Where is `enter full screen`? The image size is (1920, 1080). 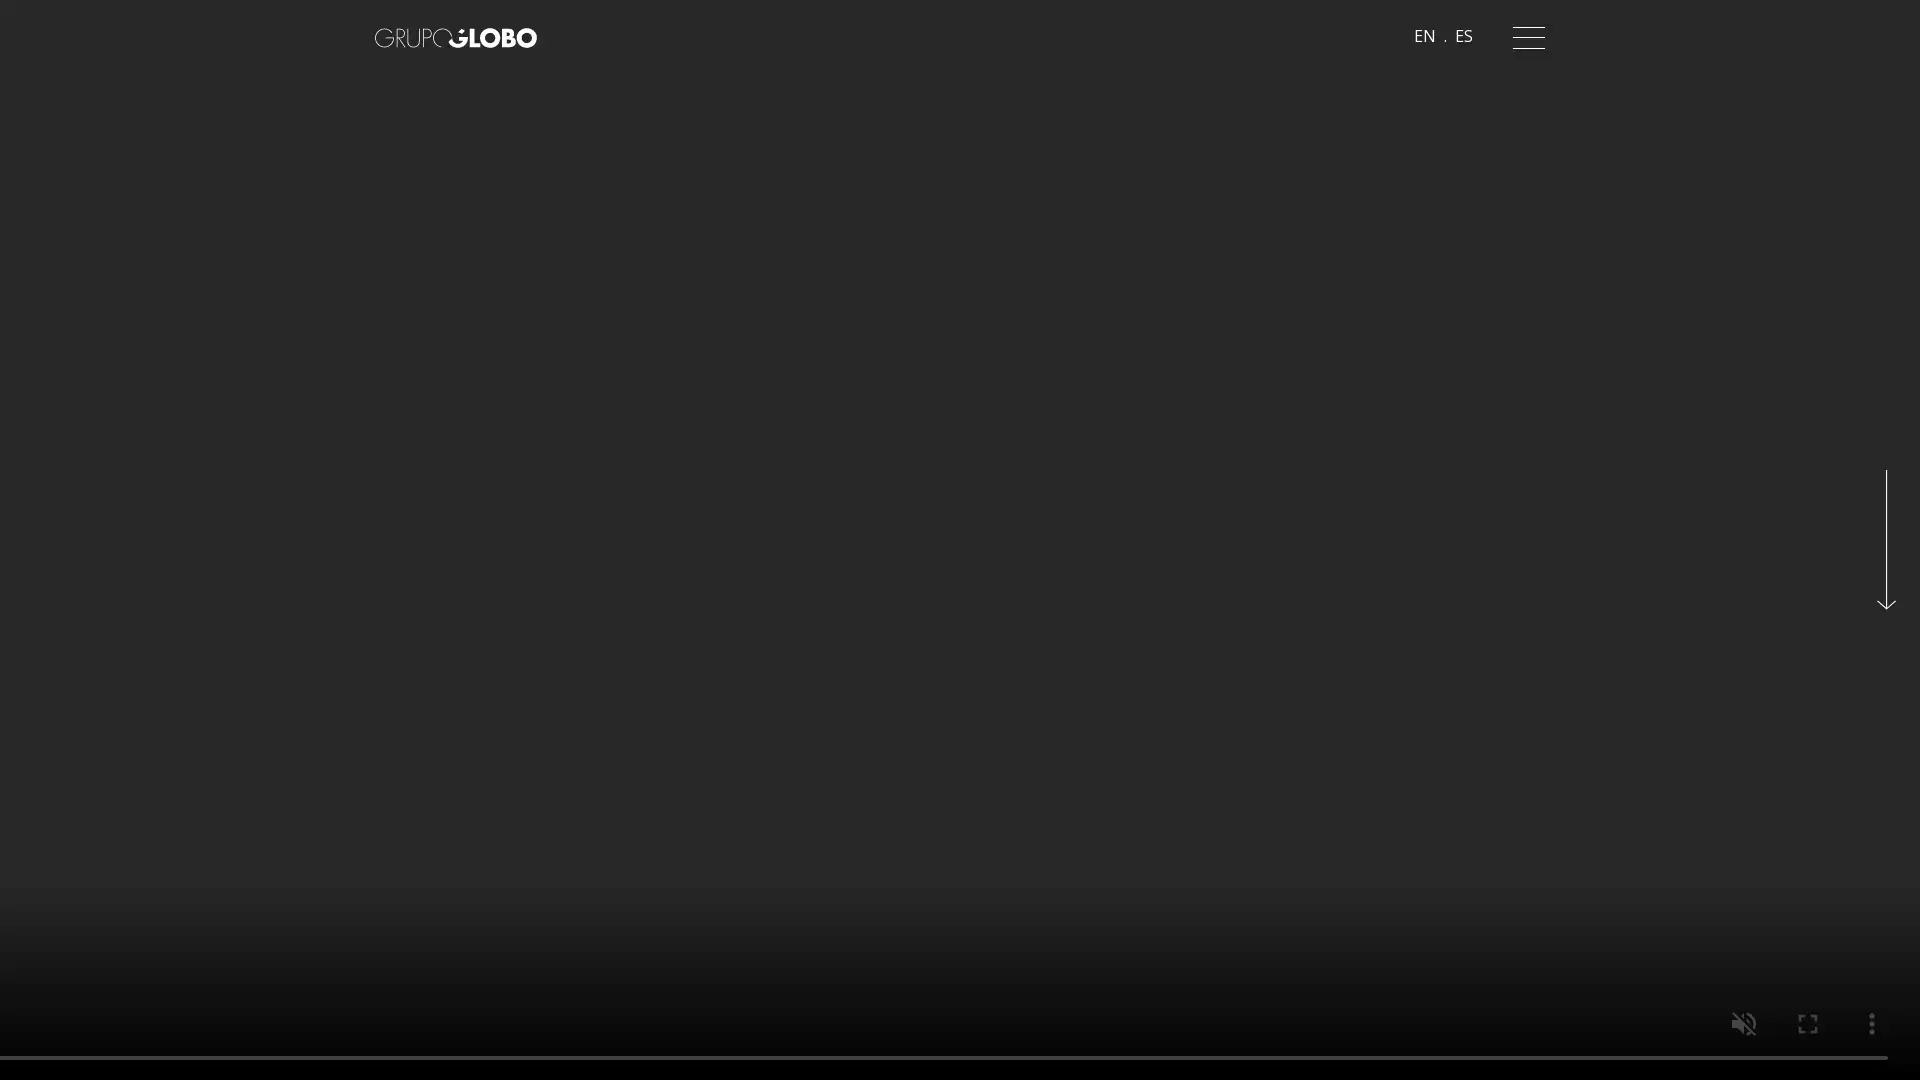
enter full screen is located at coordinates (1808, 1023).